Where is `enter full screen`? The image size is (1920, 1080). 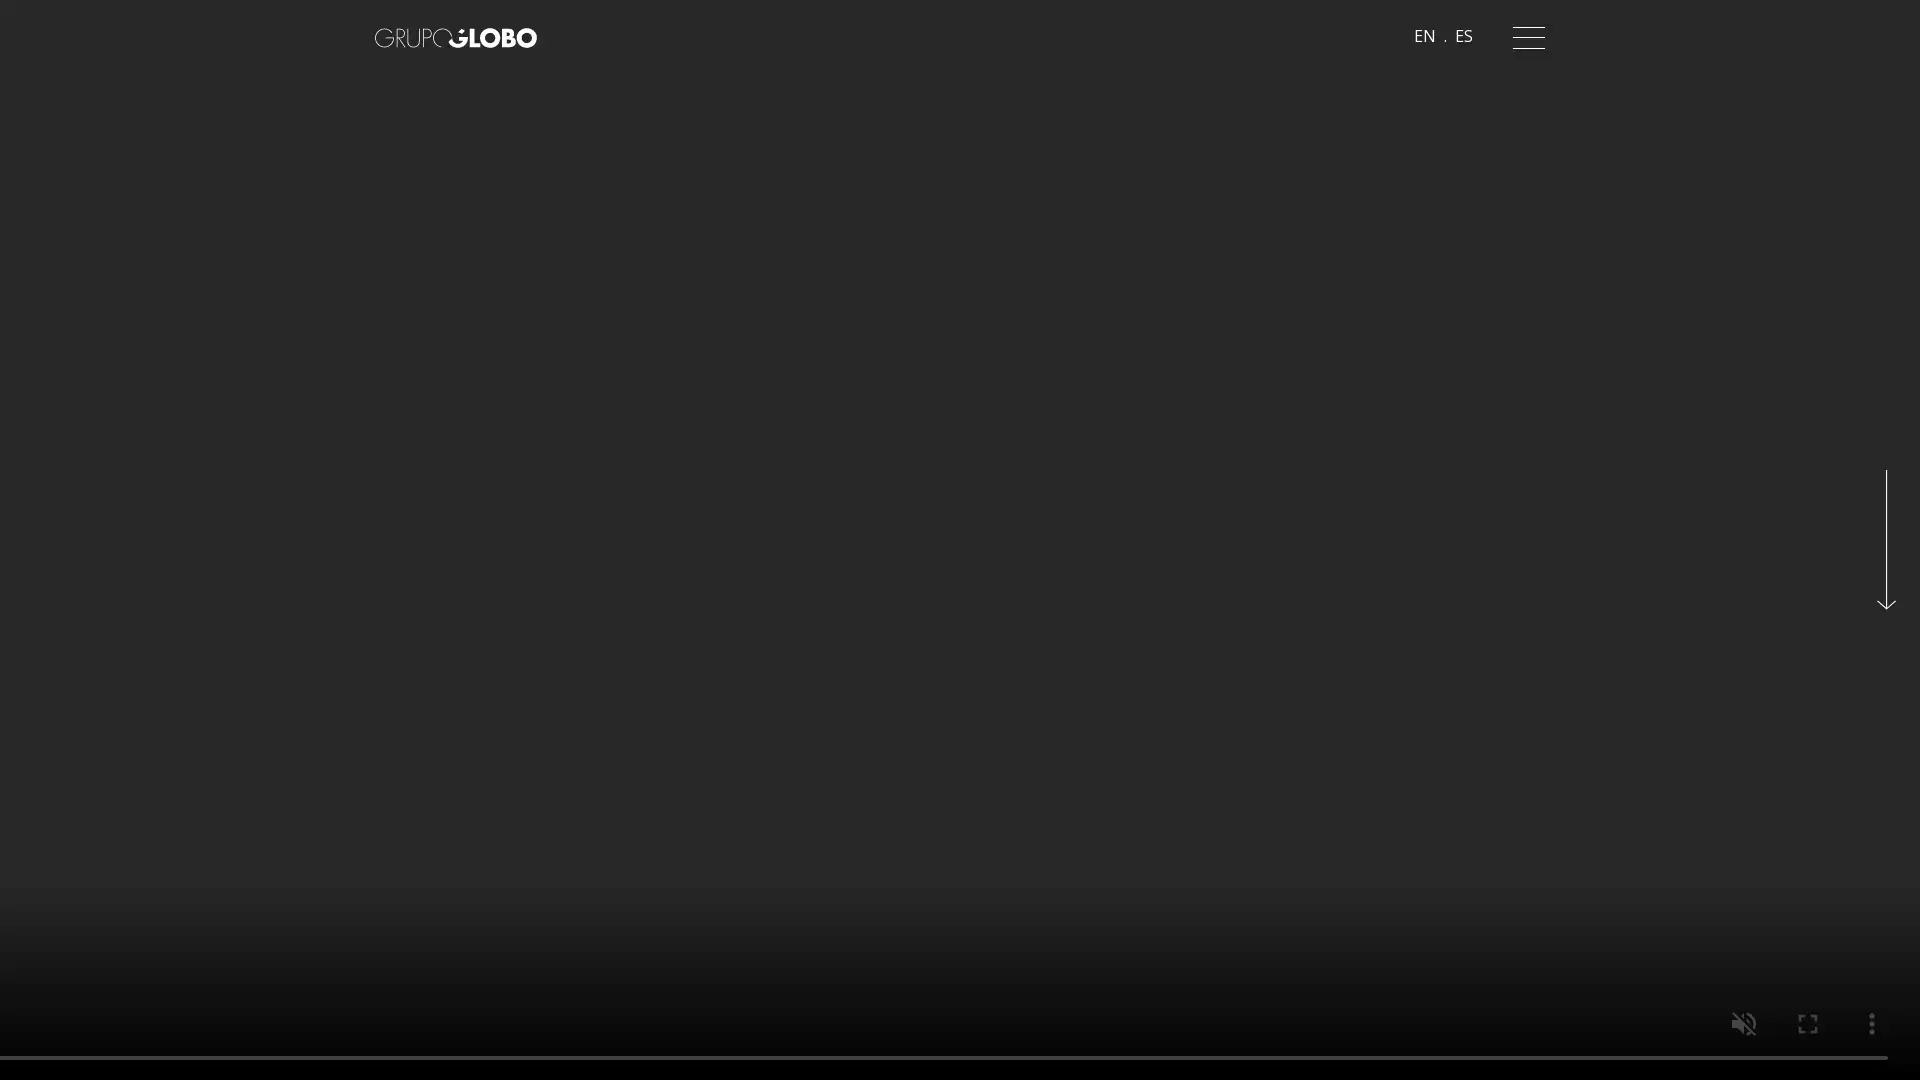
enter full screen is located at coordinates (1808, 1023).